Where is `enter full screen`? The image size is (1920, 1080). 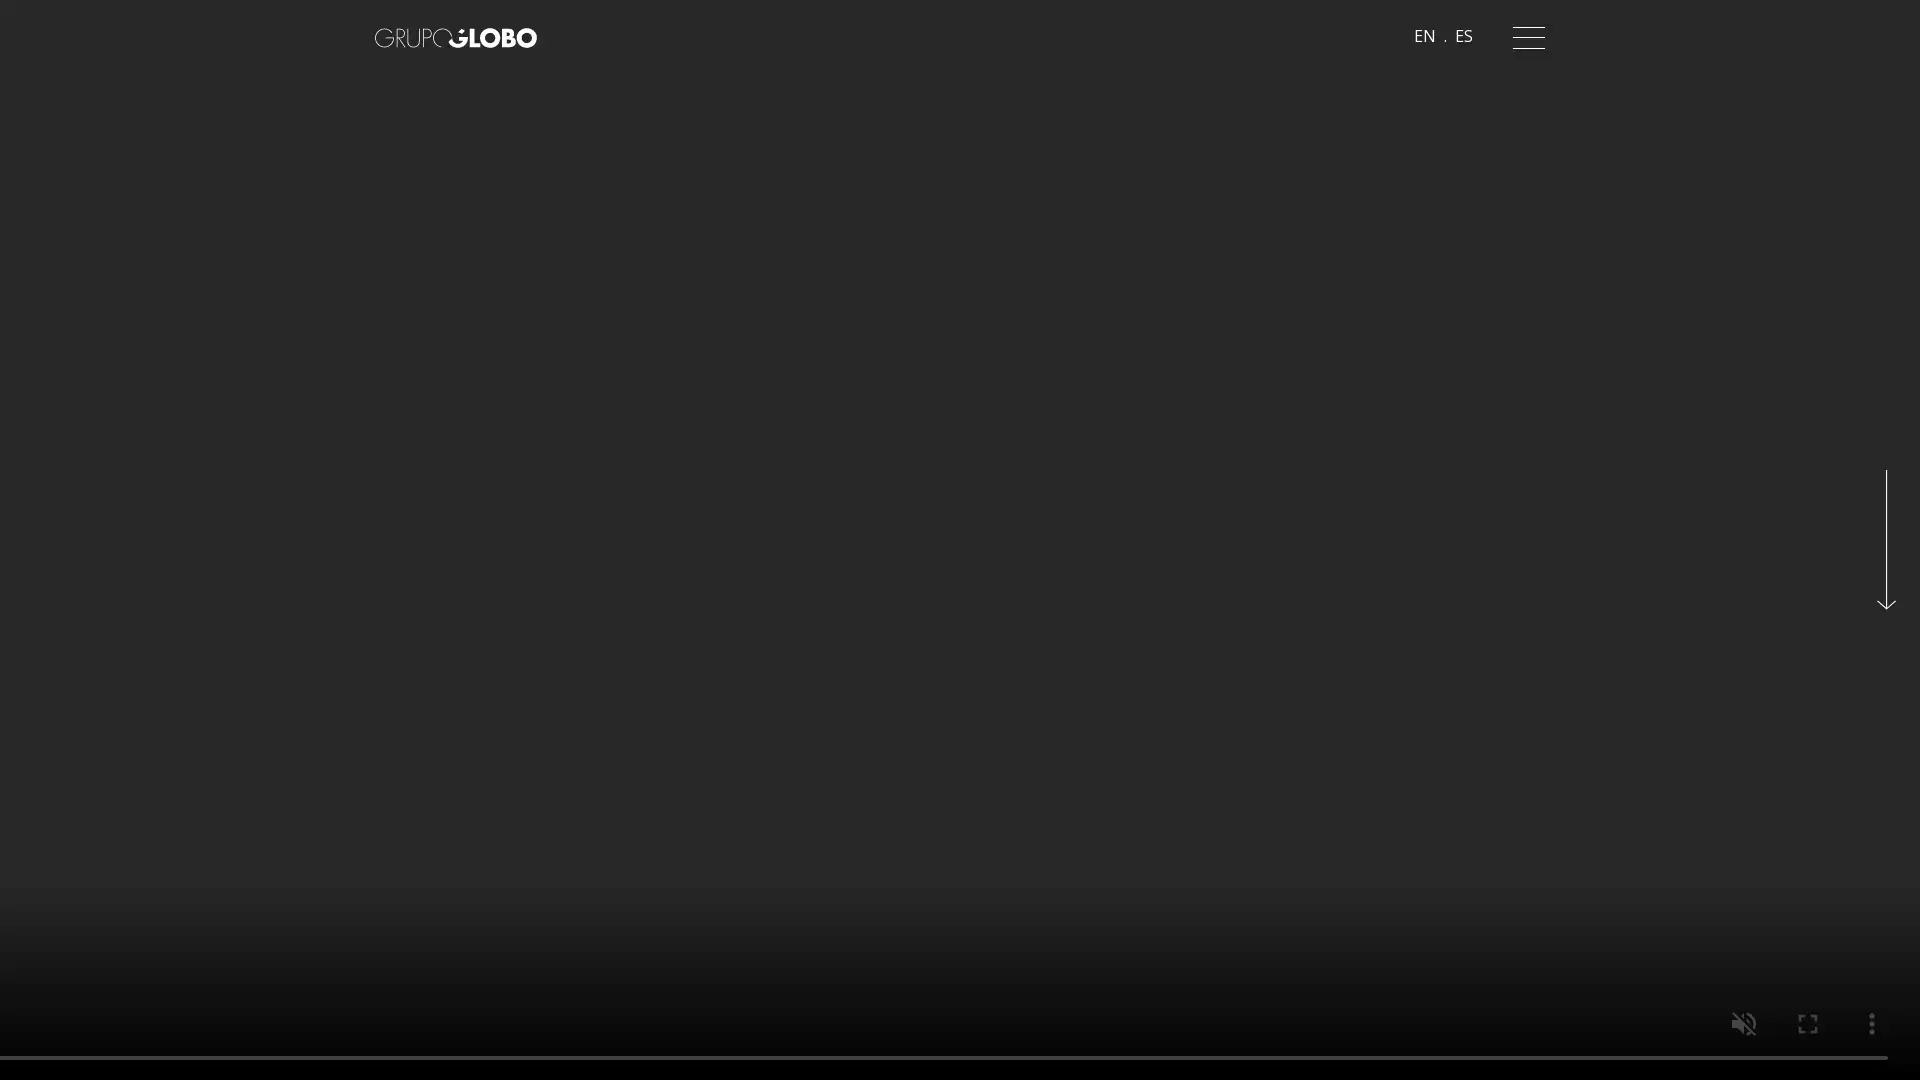
enter full screen is located at coordinates (1808, 1023).